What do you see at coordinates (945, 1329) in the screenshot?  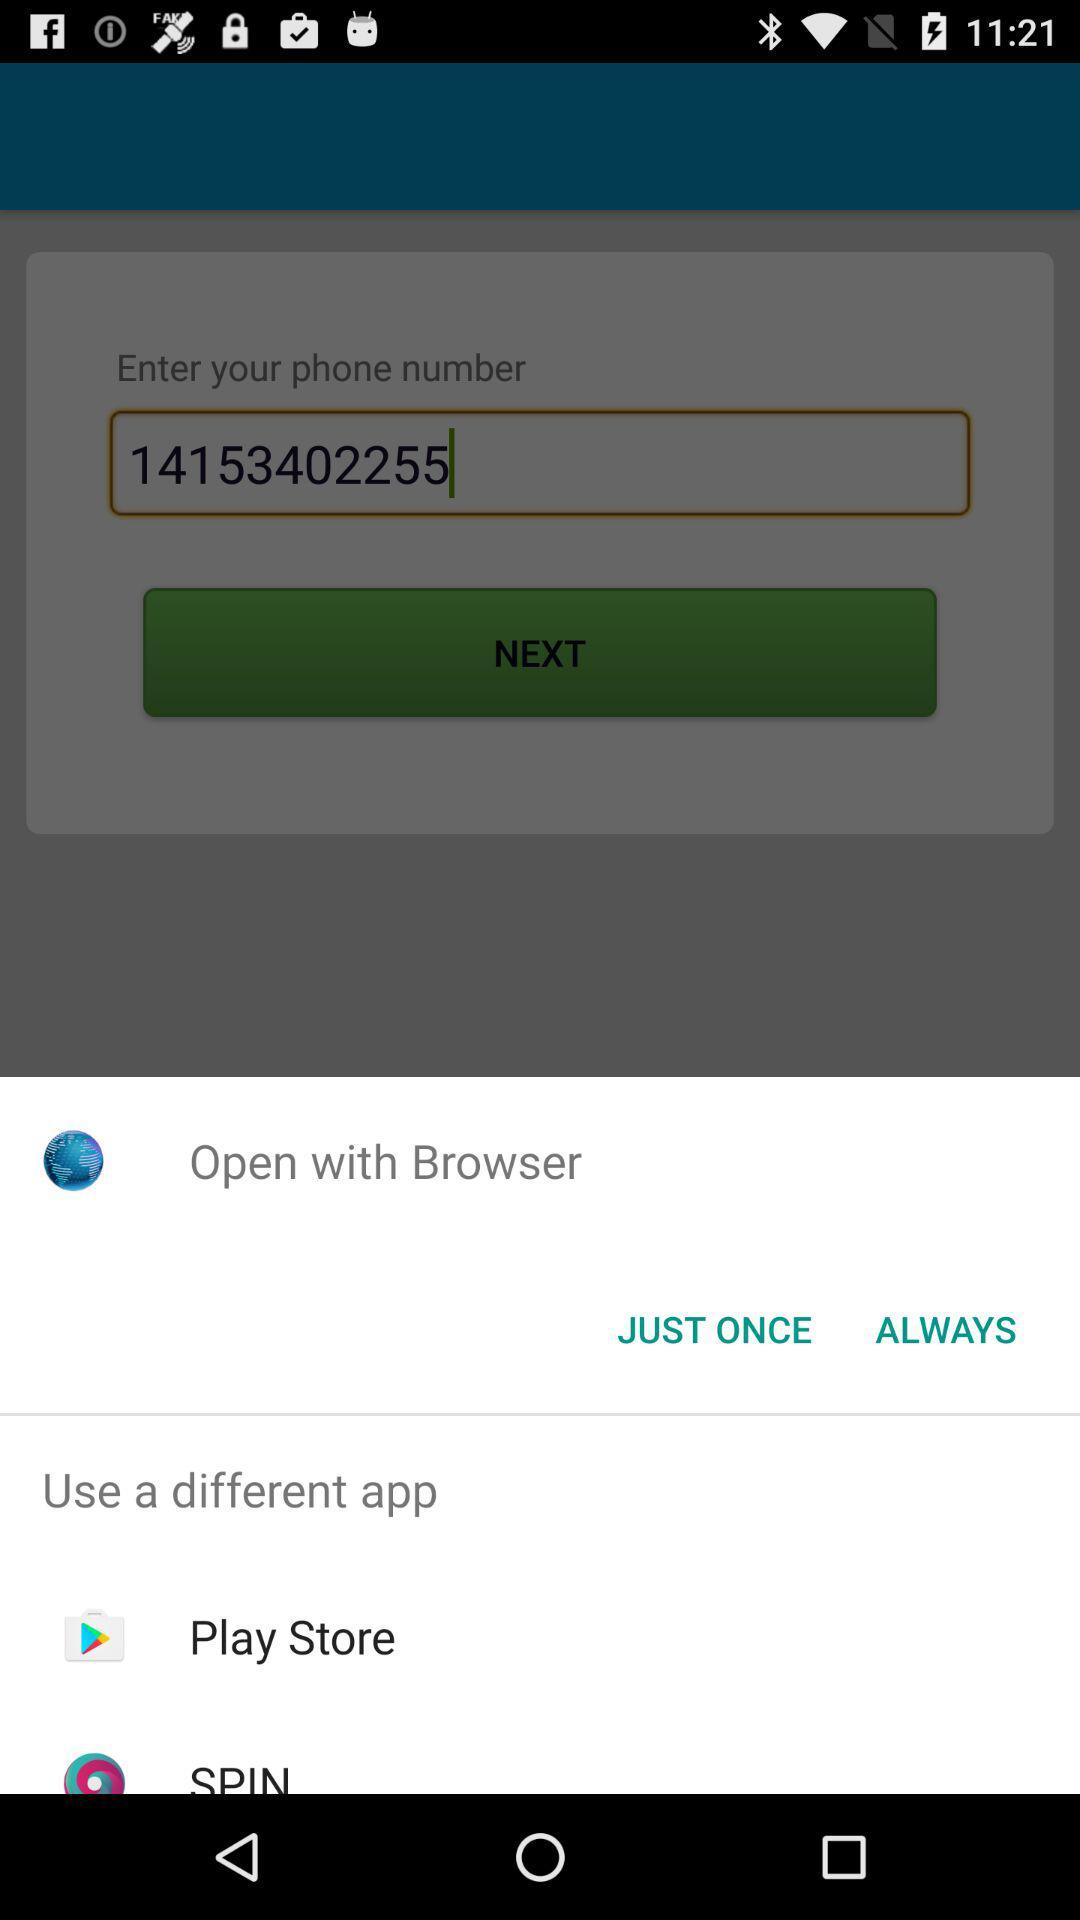 I see `the button at the bottom right corner` at bounding box center [945, 1329].